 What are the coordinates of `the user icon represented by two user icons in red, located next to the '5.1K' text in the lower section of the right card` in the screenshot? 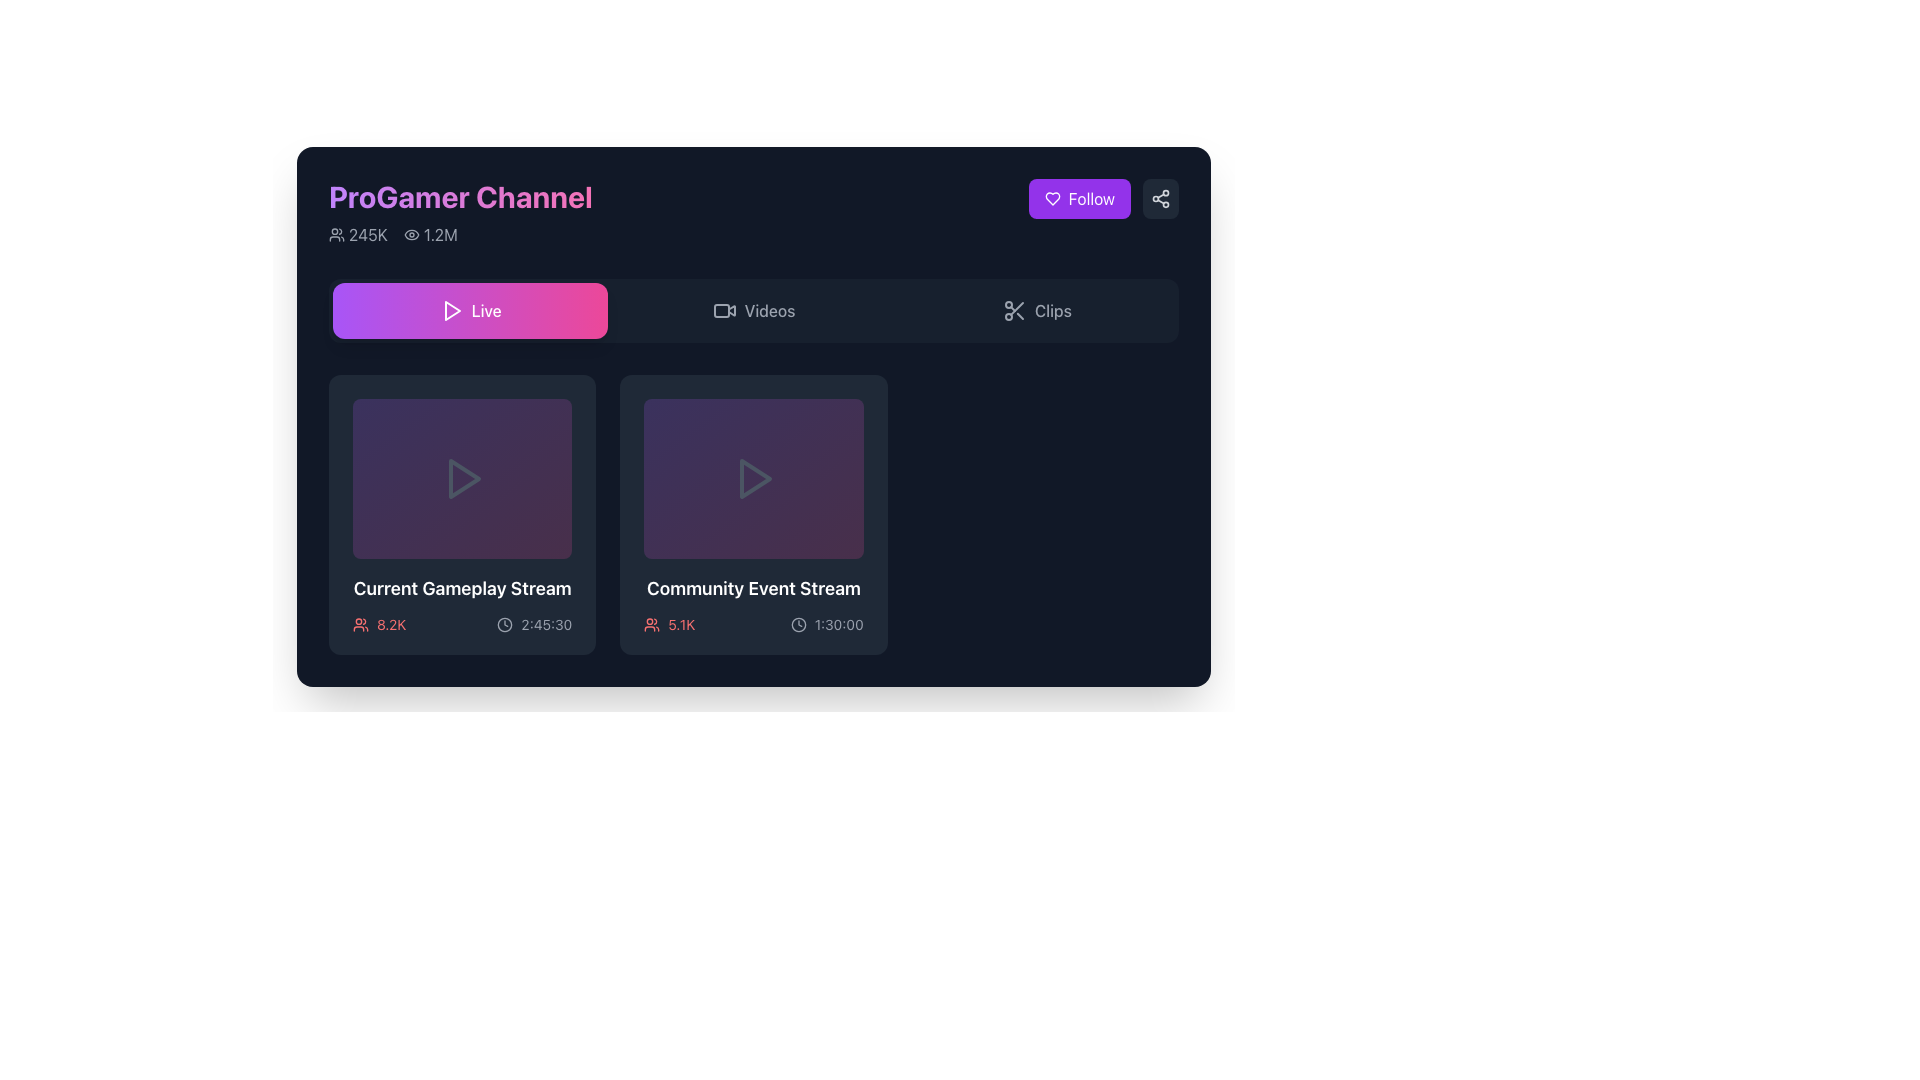 It's located at (652, 623).